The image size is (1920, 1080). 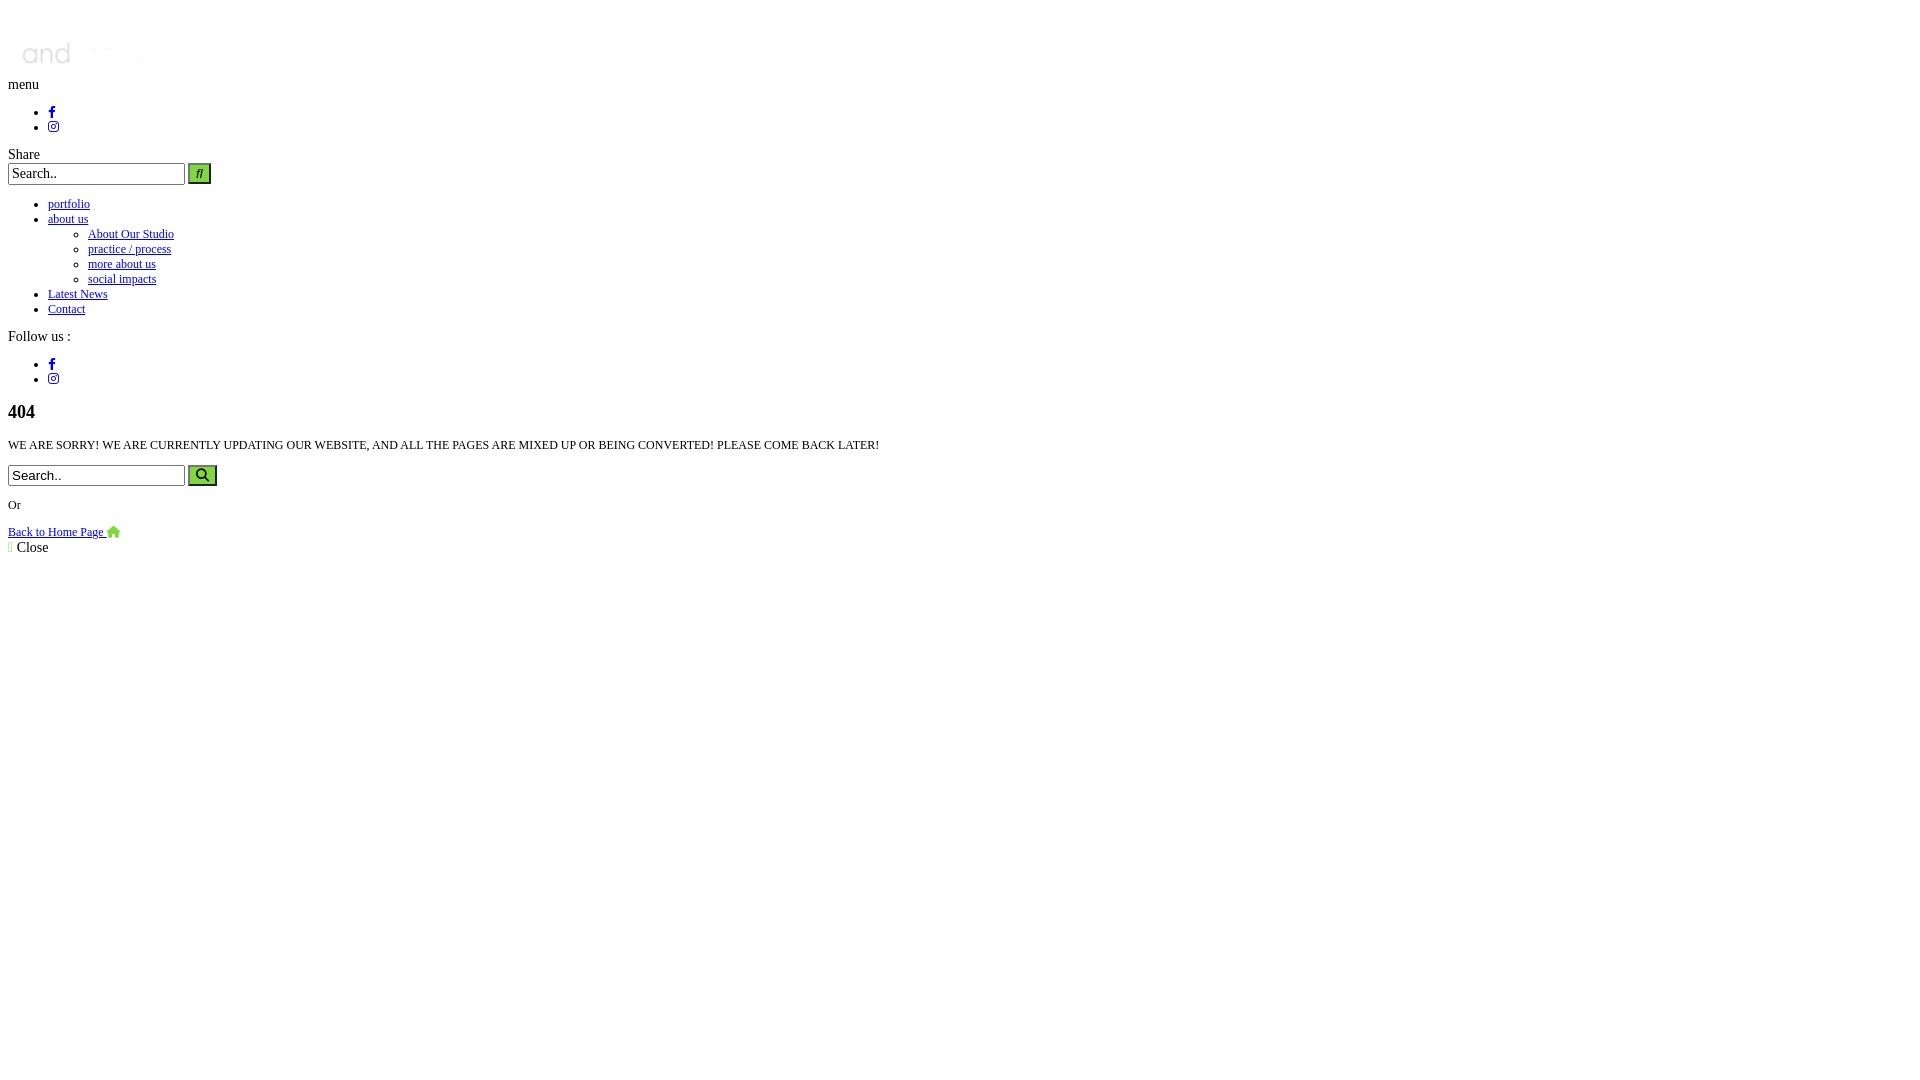 What do you see at coordinates (86, 233) in the screenshot?
I see `'About Our Studio'` at bounding box center [86, 233].